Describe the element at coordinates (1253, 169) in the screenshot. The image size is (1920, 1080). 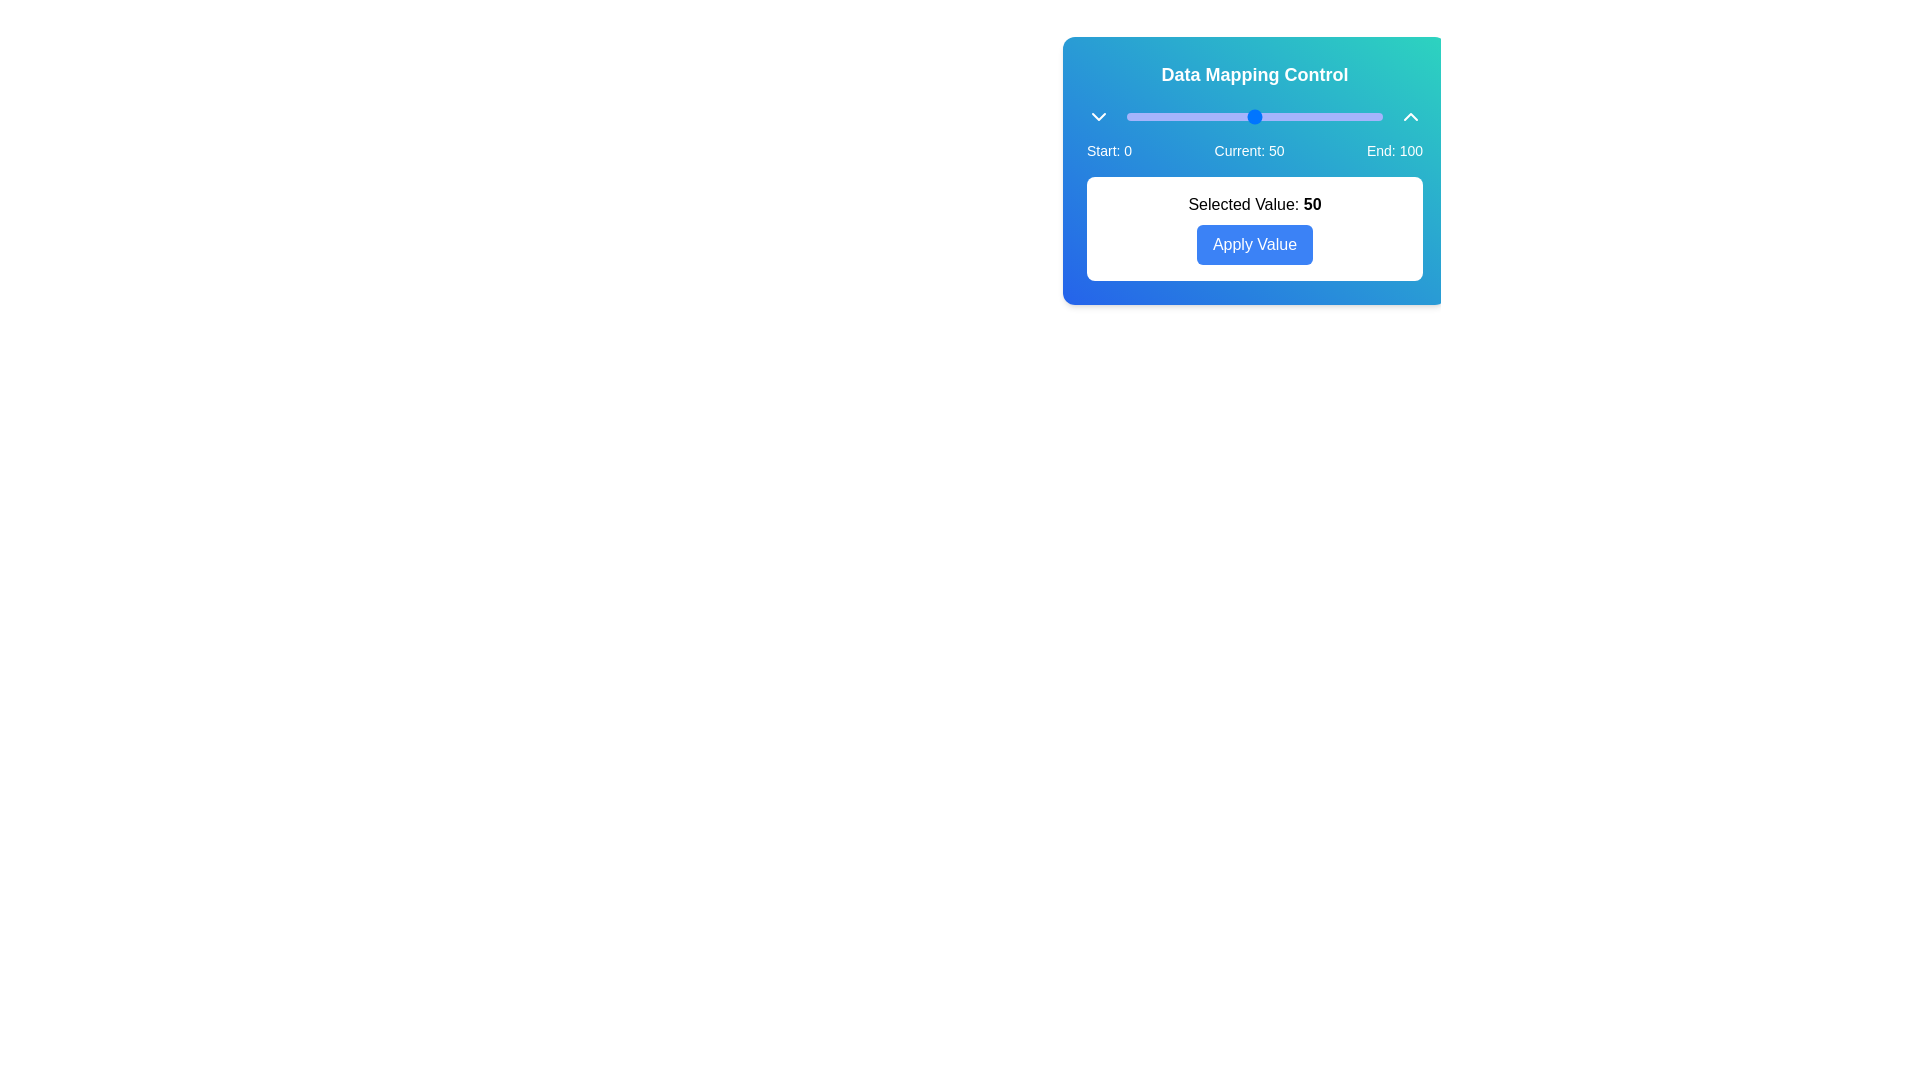
I see `the 'Apply Value' button of the interactive control widget used for setting data values, confirming the selected value adjustment` at that location.